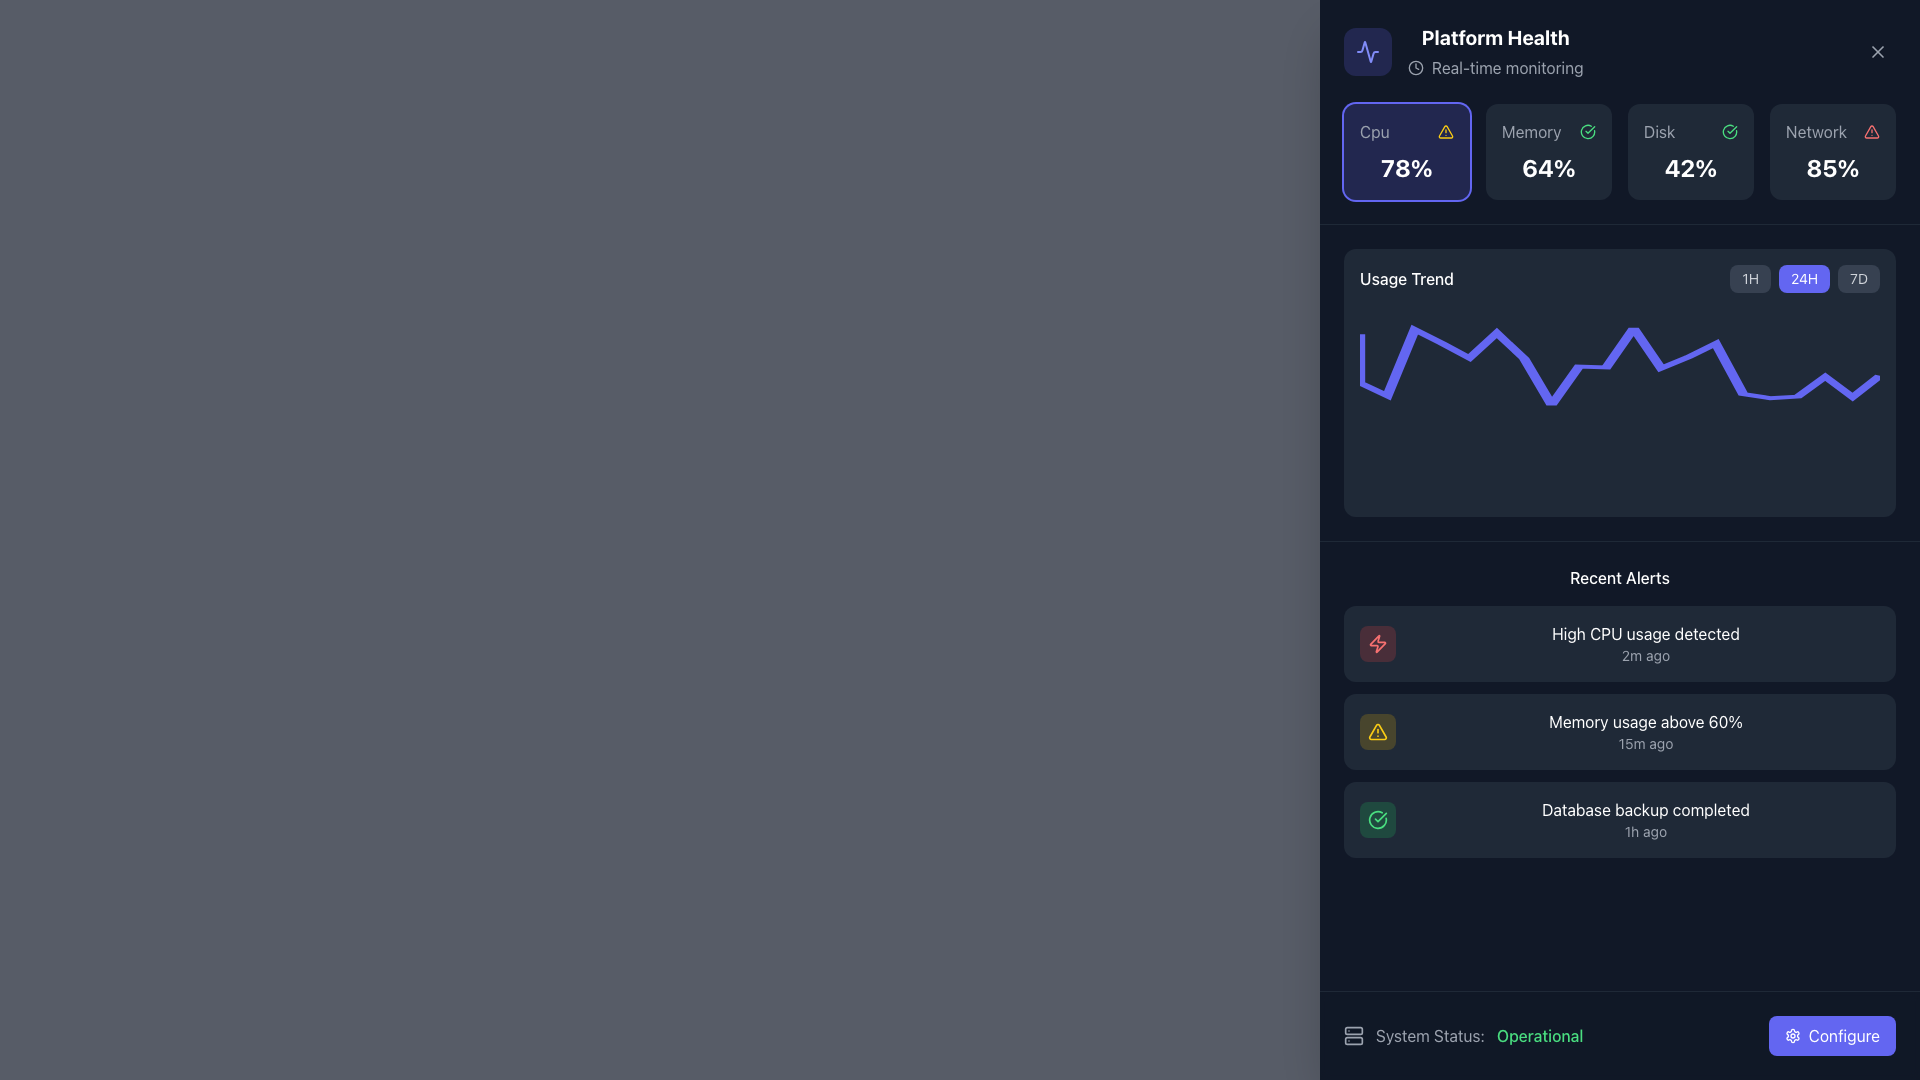 The image size is (1920, 1080). Describe the element at coordinates (1415, 67) in the screenshot. I see `the icon representing 'Real-time monitoring' located in the upper-right region of the interface, adjacent to the 'Platform Health' header` at that location.